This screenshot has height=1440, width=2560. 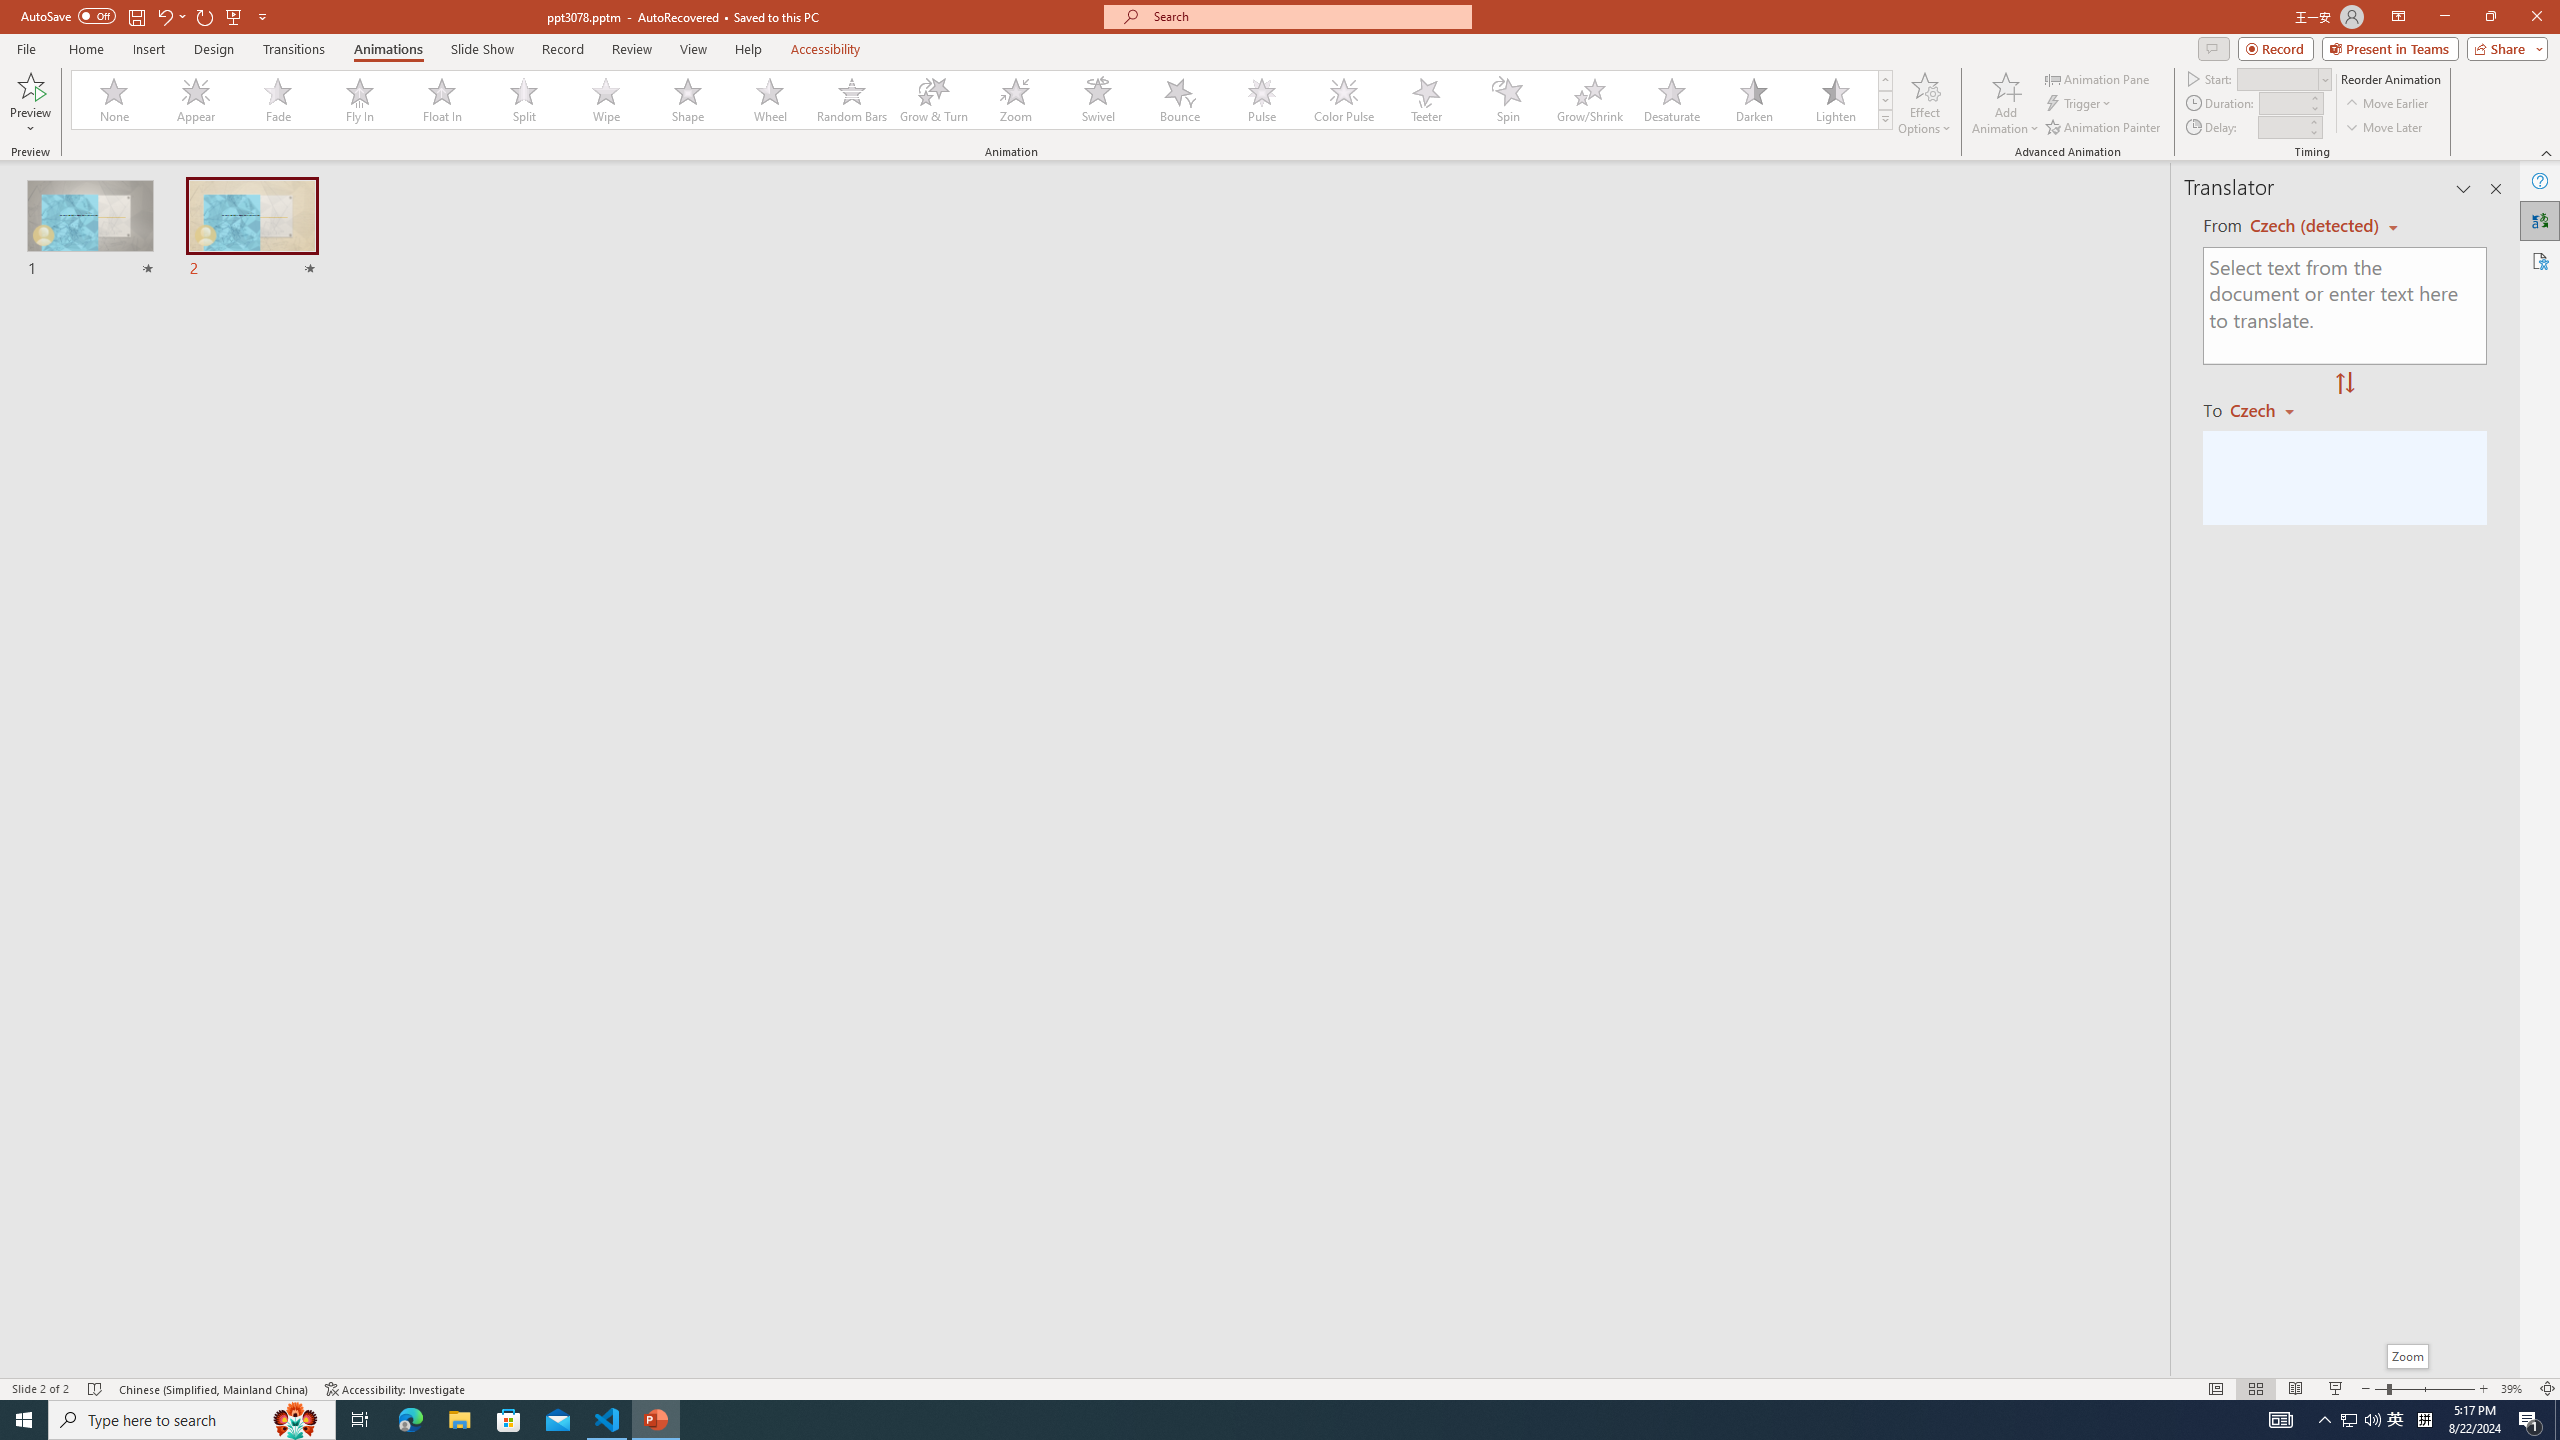 What do you see at coordinates (2315, 225) in the screenshot?
I see `'Czech (detected)'` at bounding box center [2315, 225].